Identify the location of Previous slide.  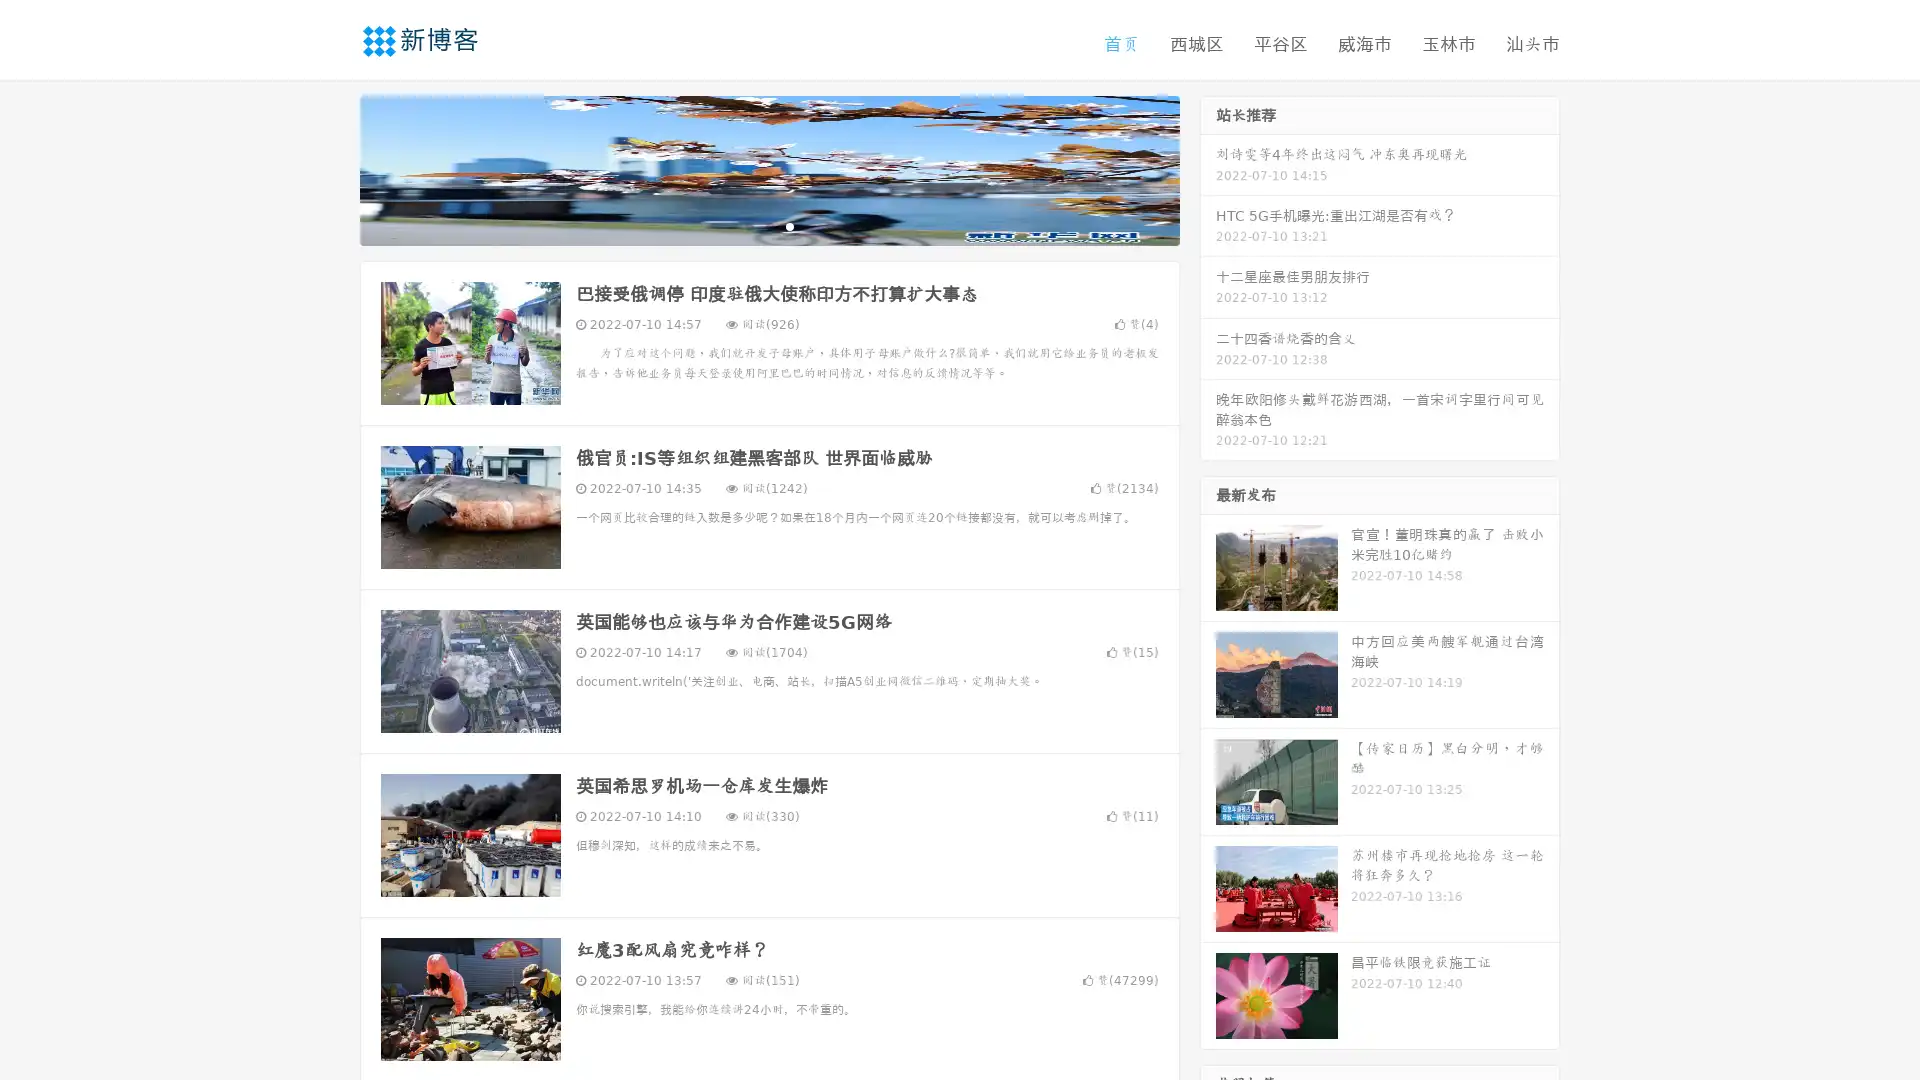
(330, 168).